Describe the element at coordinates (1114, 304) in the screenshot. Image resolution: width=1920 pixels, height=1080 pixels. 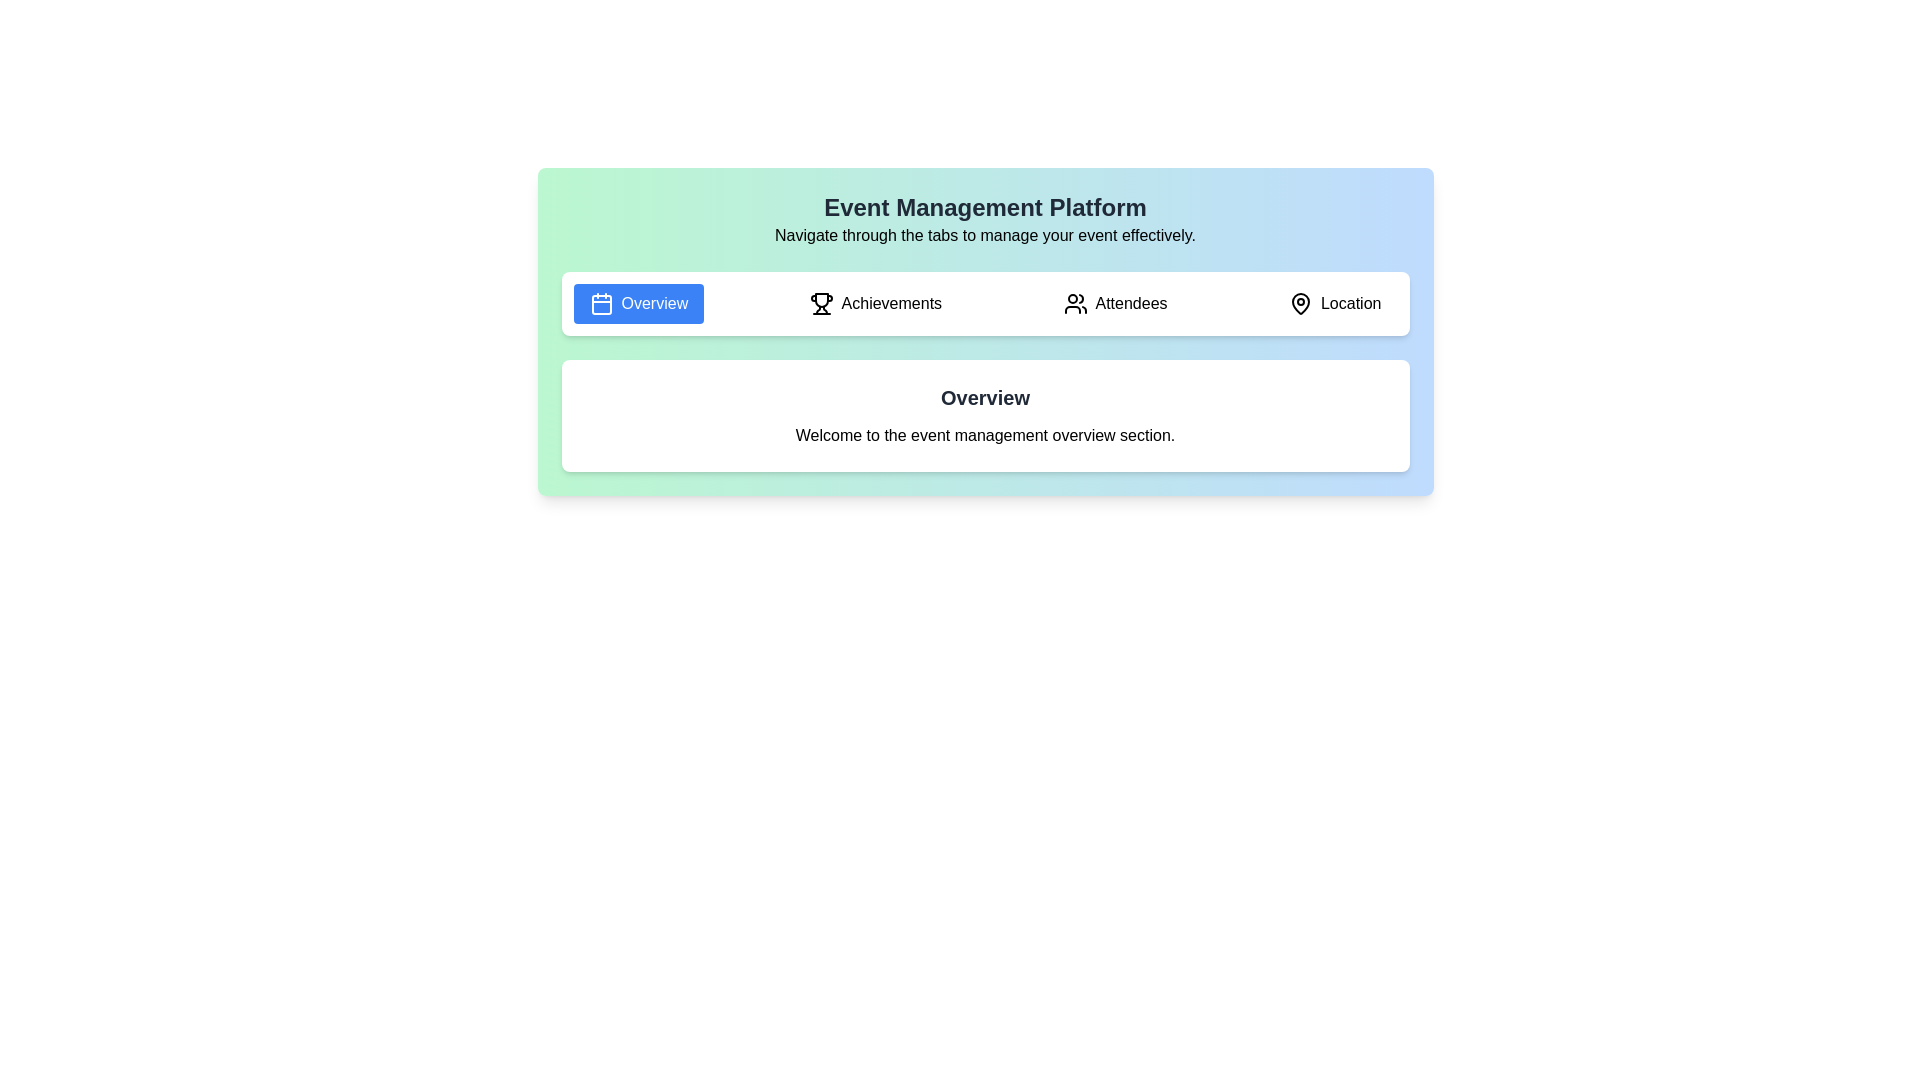
I see `the 'Attendees' button in the navigation menu to change its background color` at that location.